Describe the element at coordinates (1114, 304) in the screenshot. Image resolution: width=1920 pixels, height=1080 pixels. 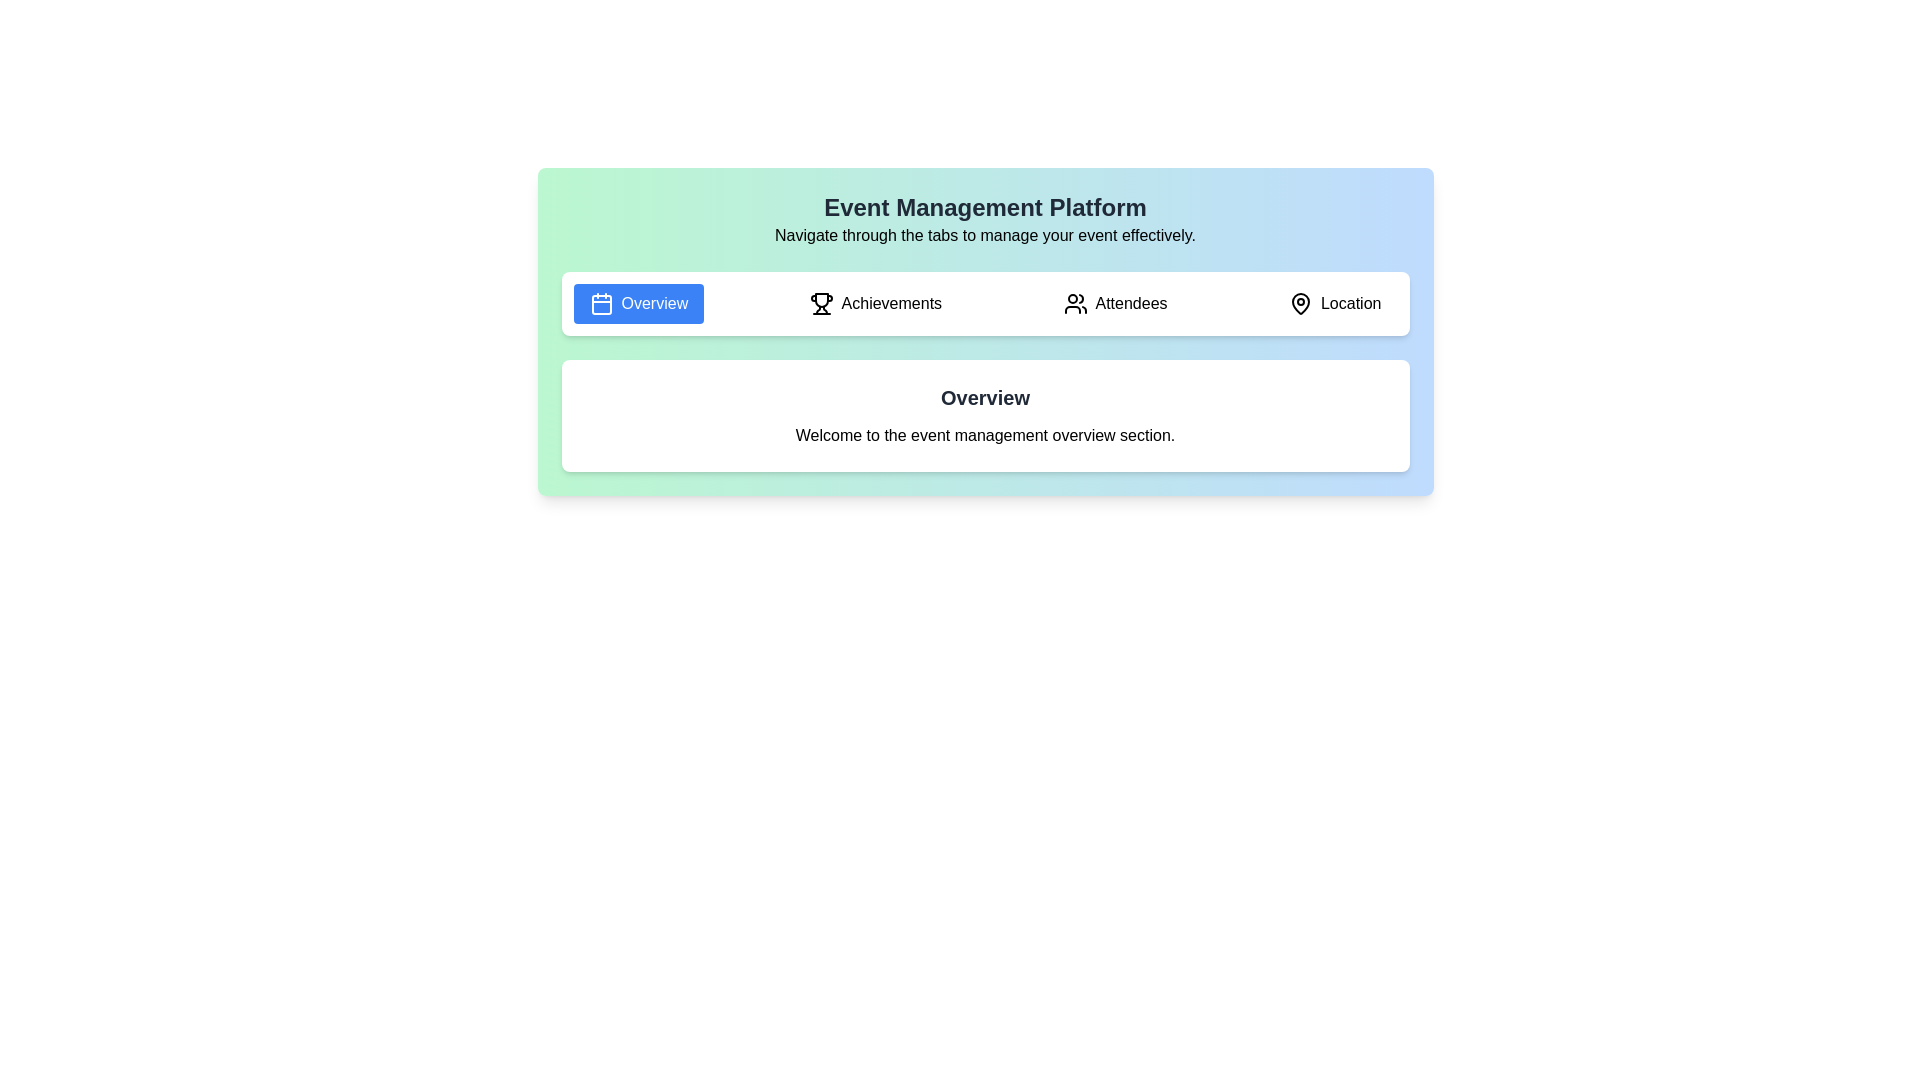
I see `the 'Attendees' button in the navigation menu to change its background color` at that location.